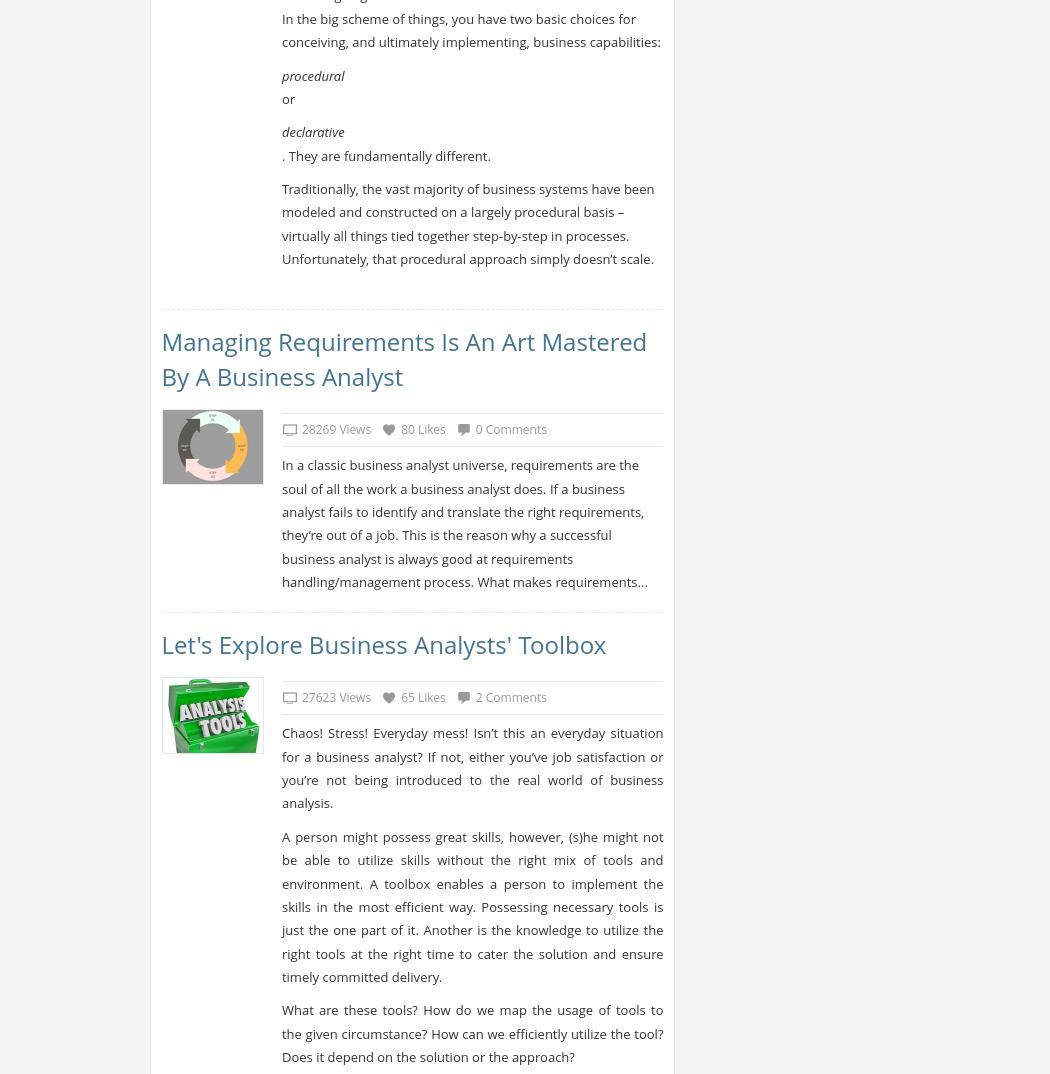  What do you see at coordinates (471, 1033) in the screenshot?
I see `'What are these tools? How do we map the usage of tools to the given circumstance? How can we efficiently utilize the tool? Does it depend on the solution or the approach?'` at bounding box center [471, 1033].